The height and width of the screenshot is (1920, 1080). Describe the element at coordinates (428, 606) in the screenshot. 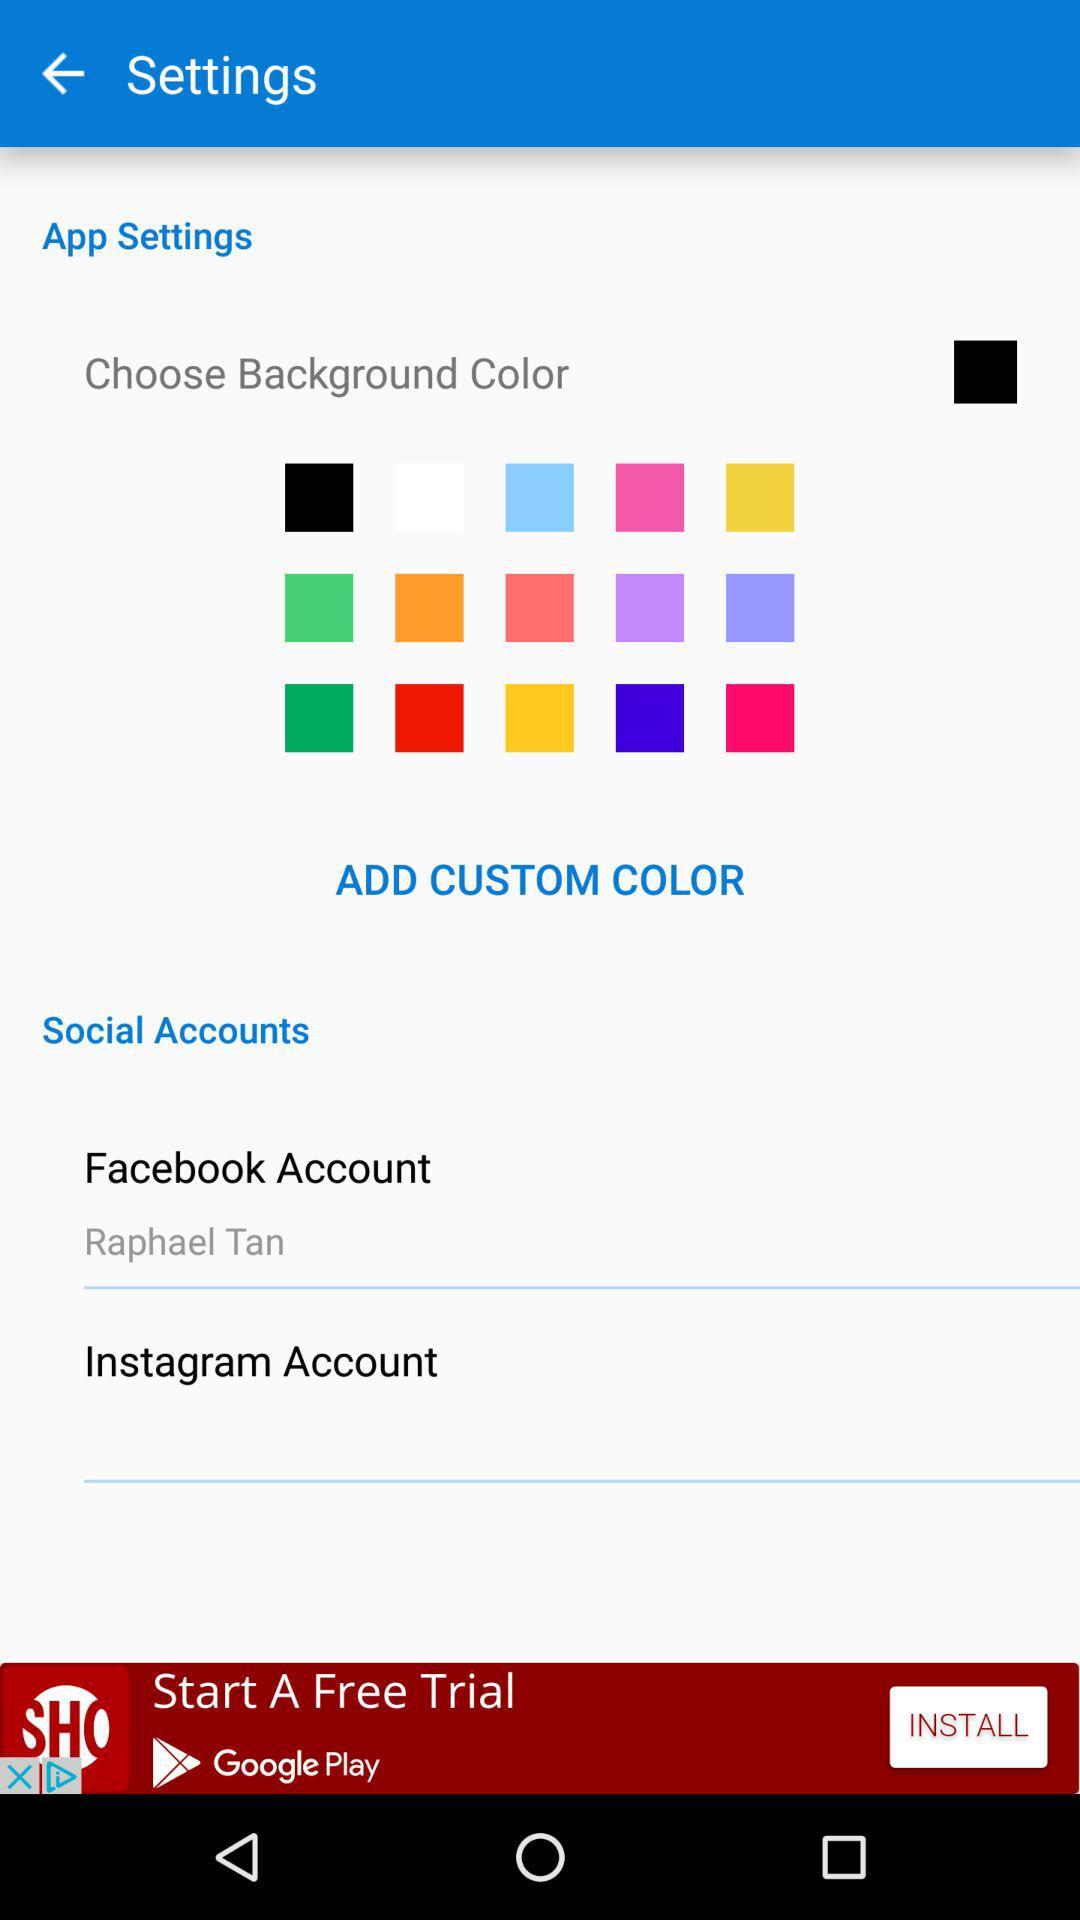

I see `color` at that location.